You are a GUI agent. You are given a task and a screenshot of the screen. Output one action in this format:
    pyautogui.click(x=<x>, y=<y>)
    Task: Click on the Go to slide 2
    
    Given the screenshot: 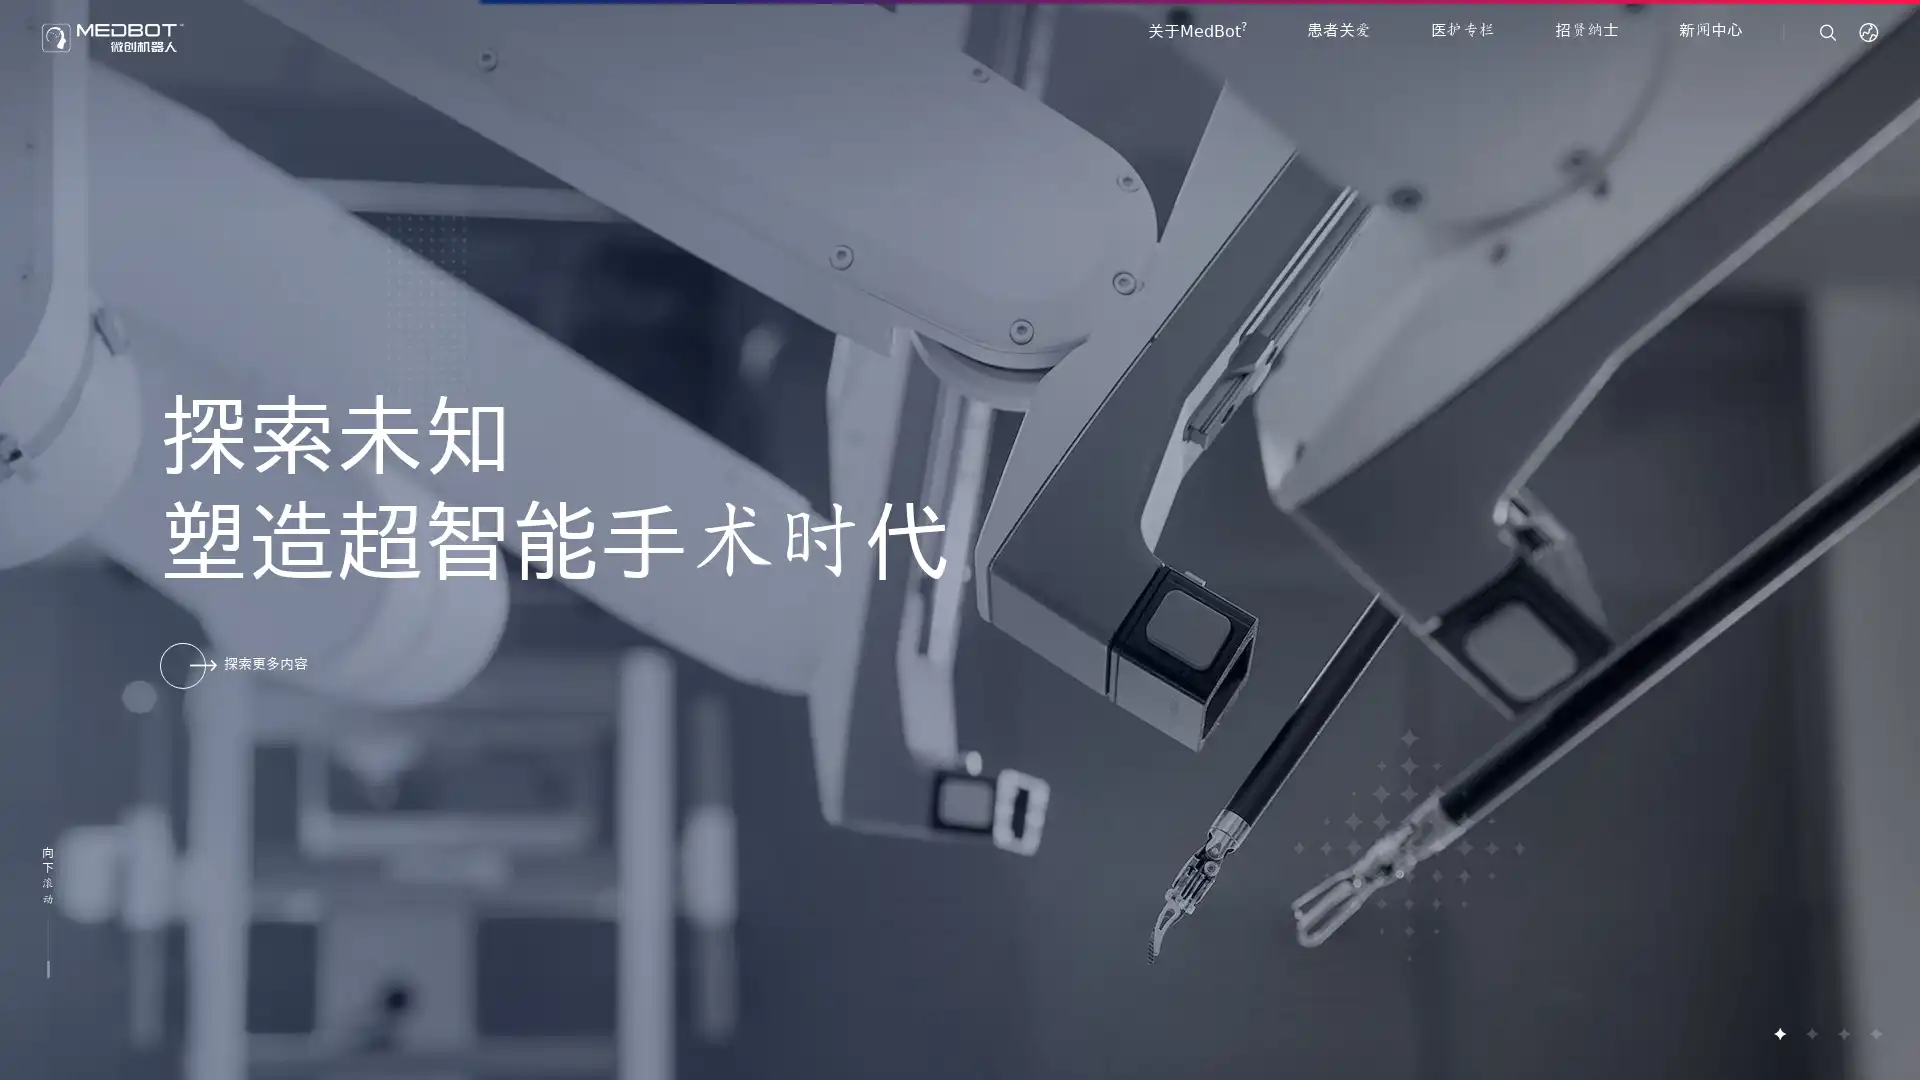 What is the action you would take?
    pyautogui.click(x=1810, y=1033)
    